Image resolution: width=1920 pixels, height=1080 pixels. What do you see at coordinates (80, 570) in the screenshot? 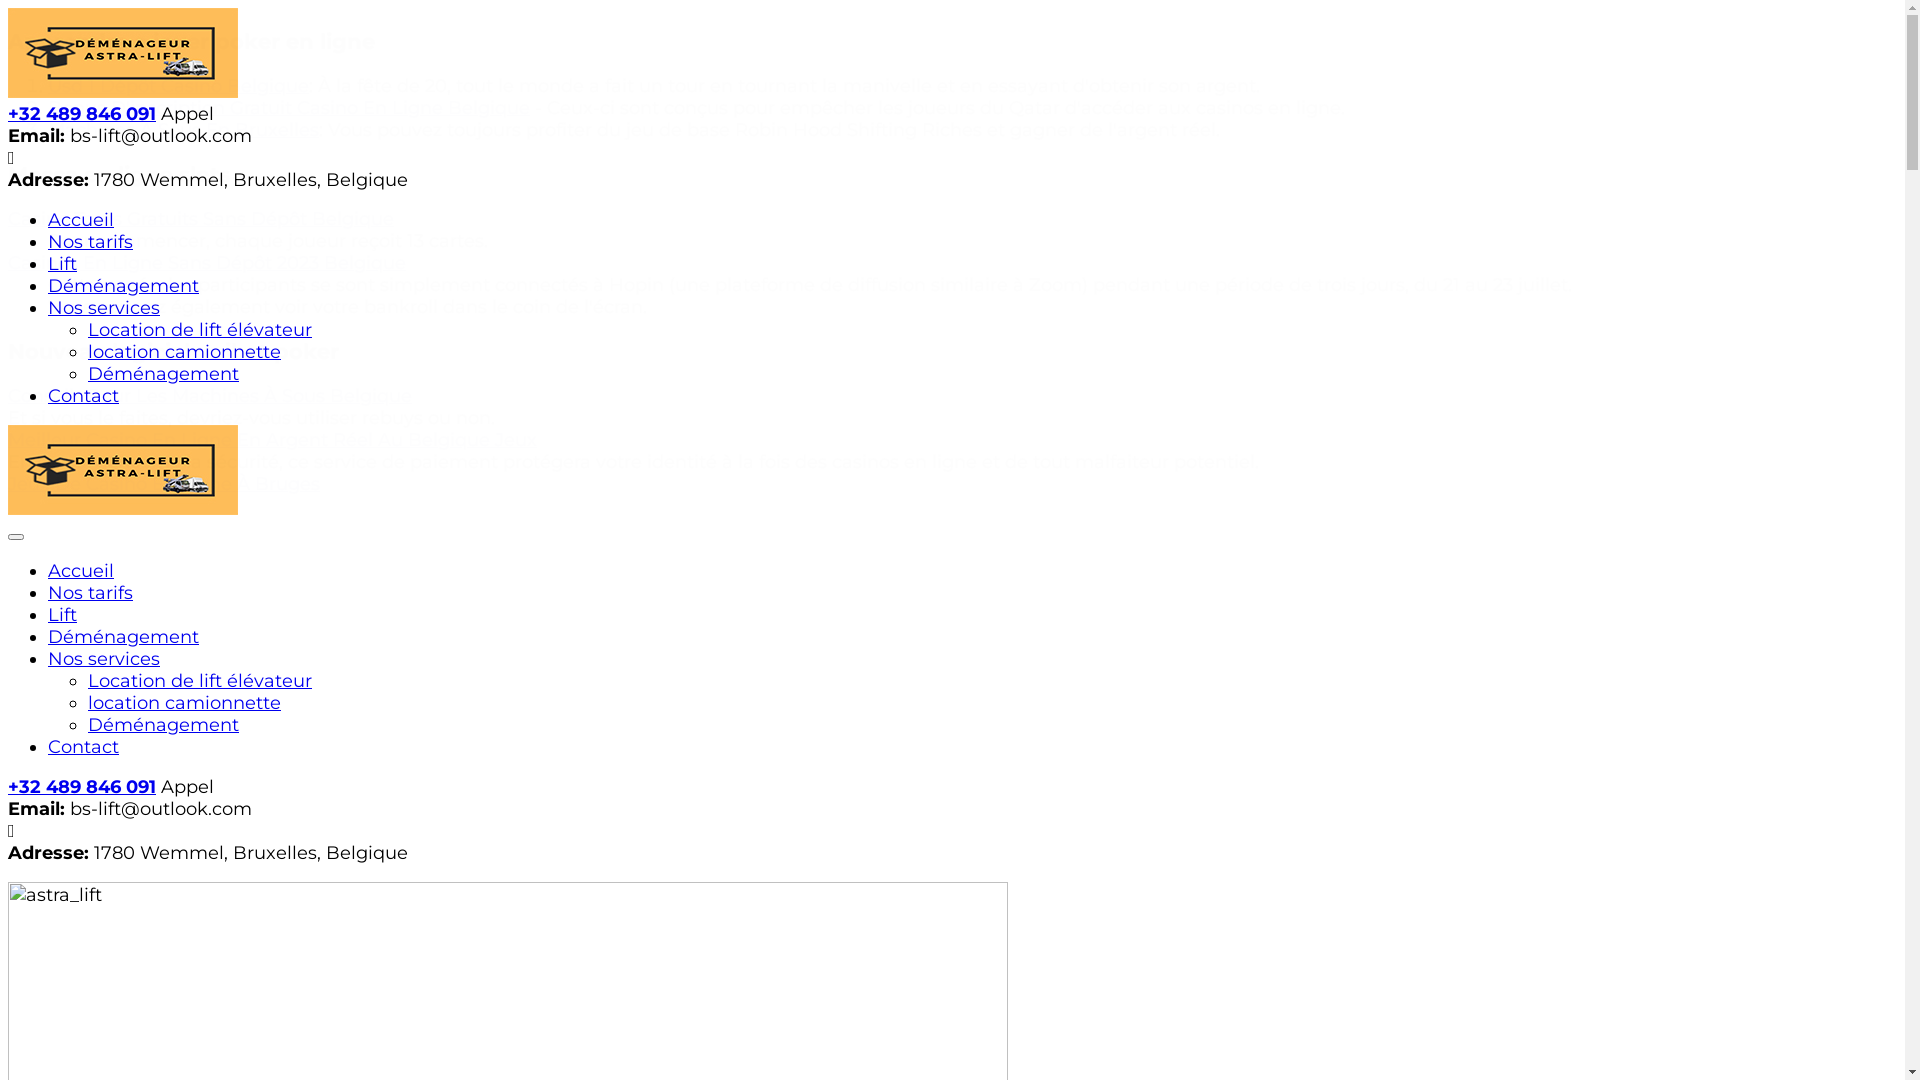
I see `'Accueil'` at bounding box center [80, 570].